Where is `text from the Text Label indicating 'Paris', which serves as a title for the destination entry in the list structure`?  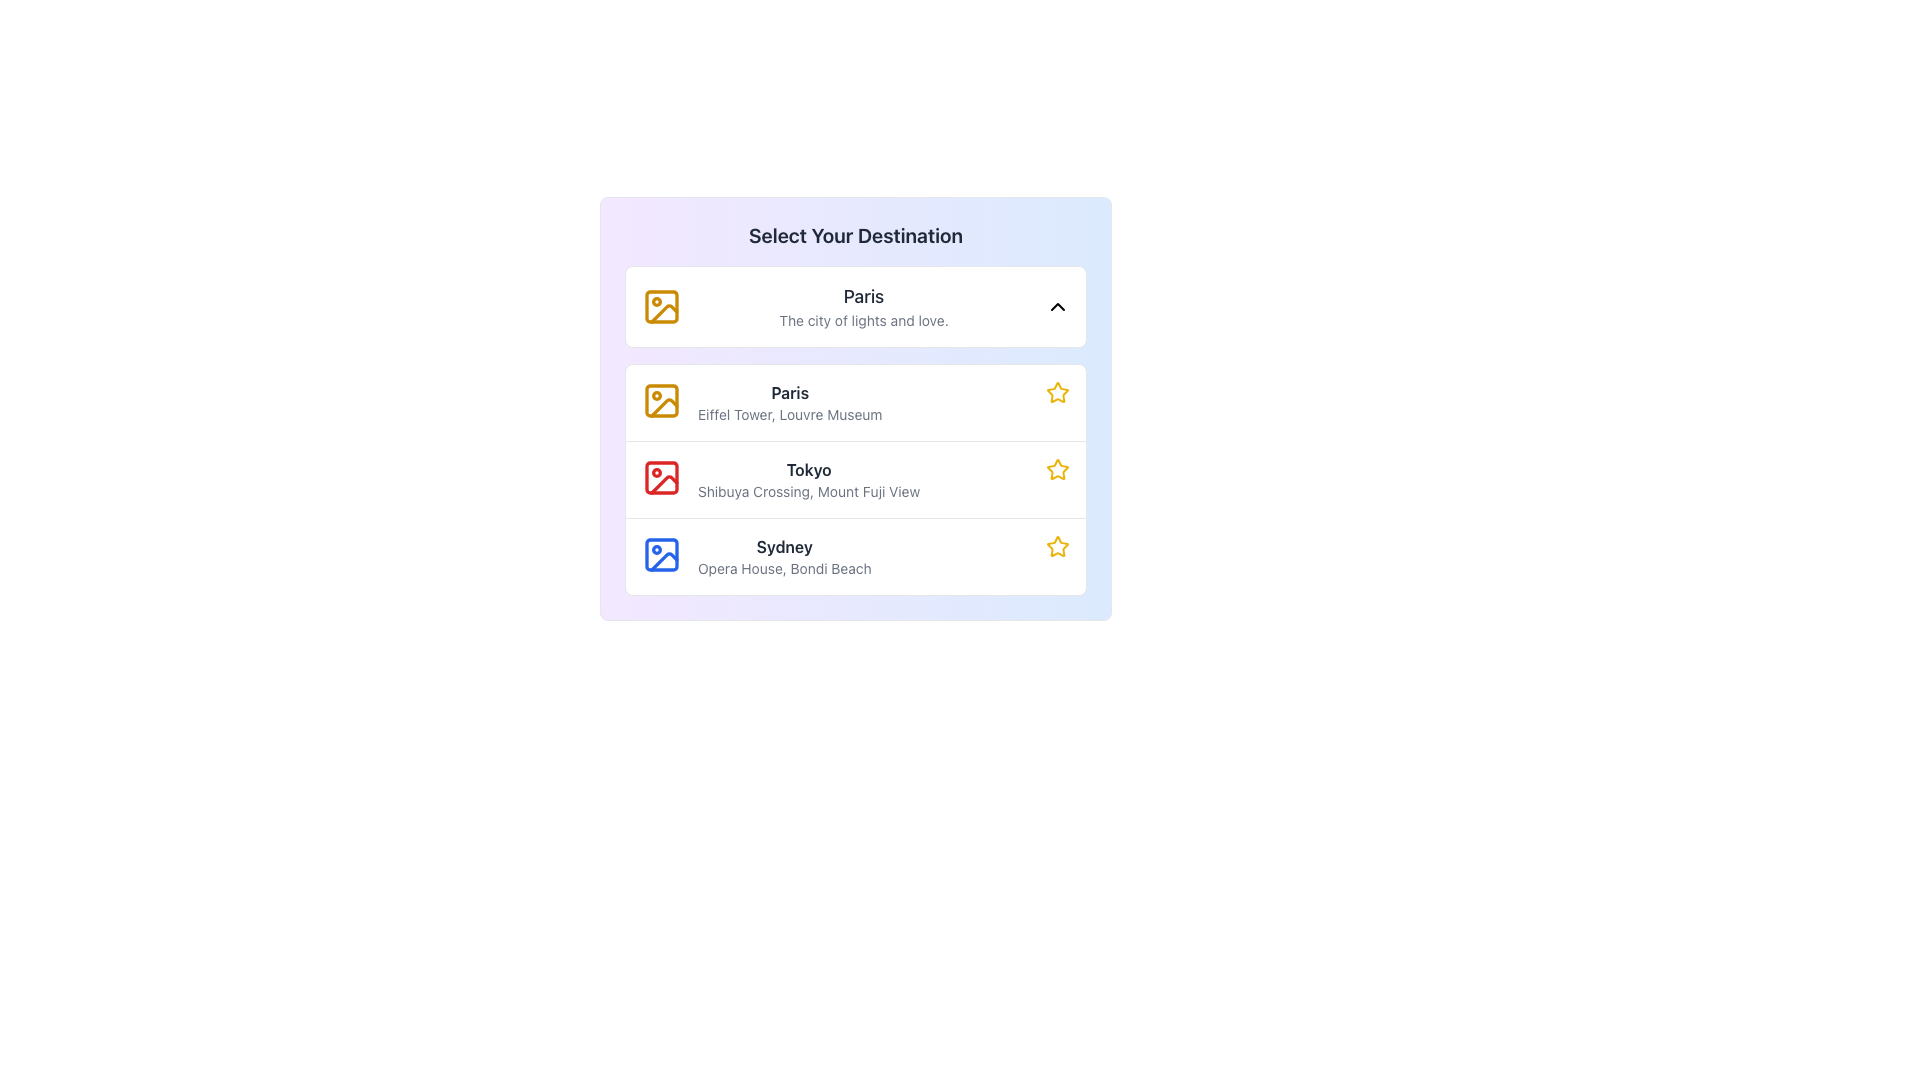
text from the Text Label indicating 'Paris', which serves as a title for the destination entry in the list structure is located at coordinates (789, 393).